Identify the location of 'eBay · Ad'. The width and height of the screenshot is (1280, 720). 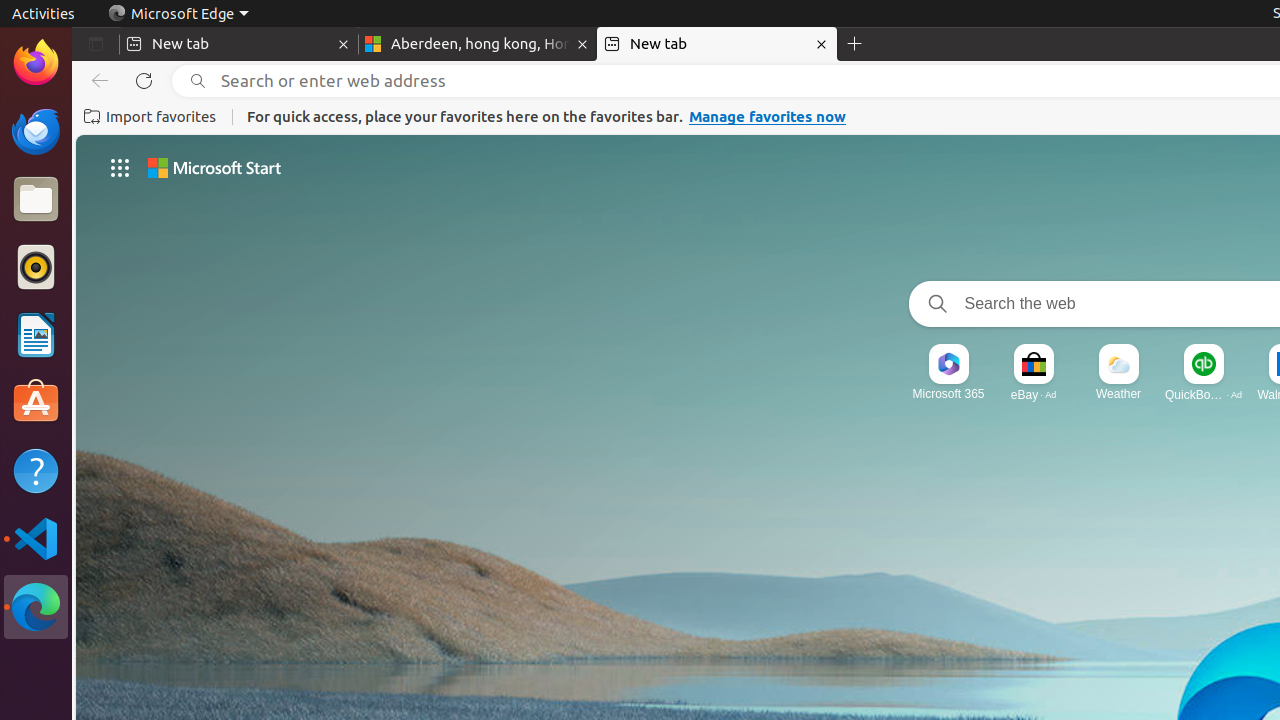
(1033, 393).